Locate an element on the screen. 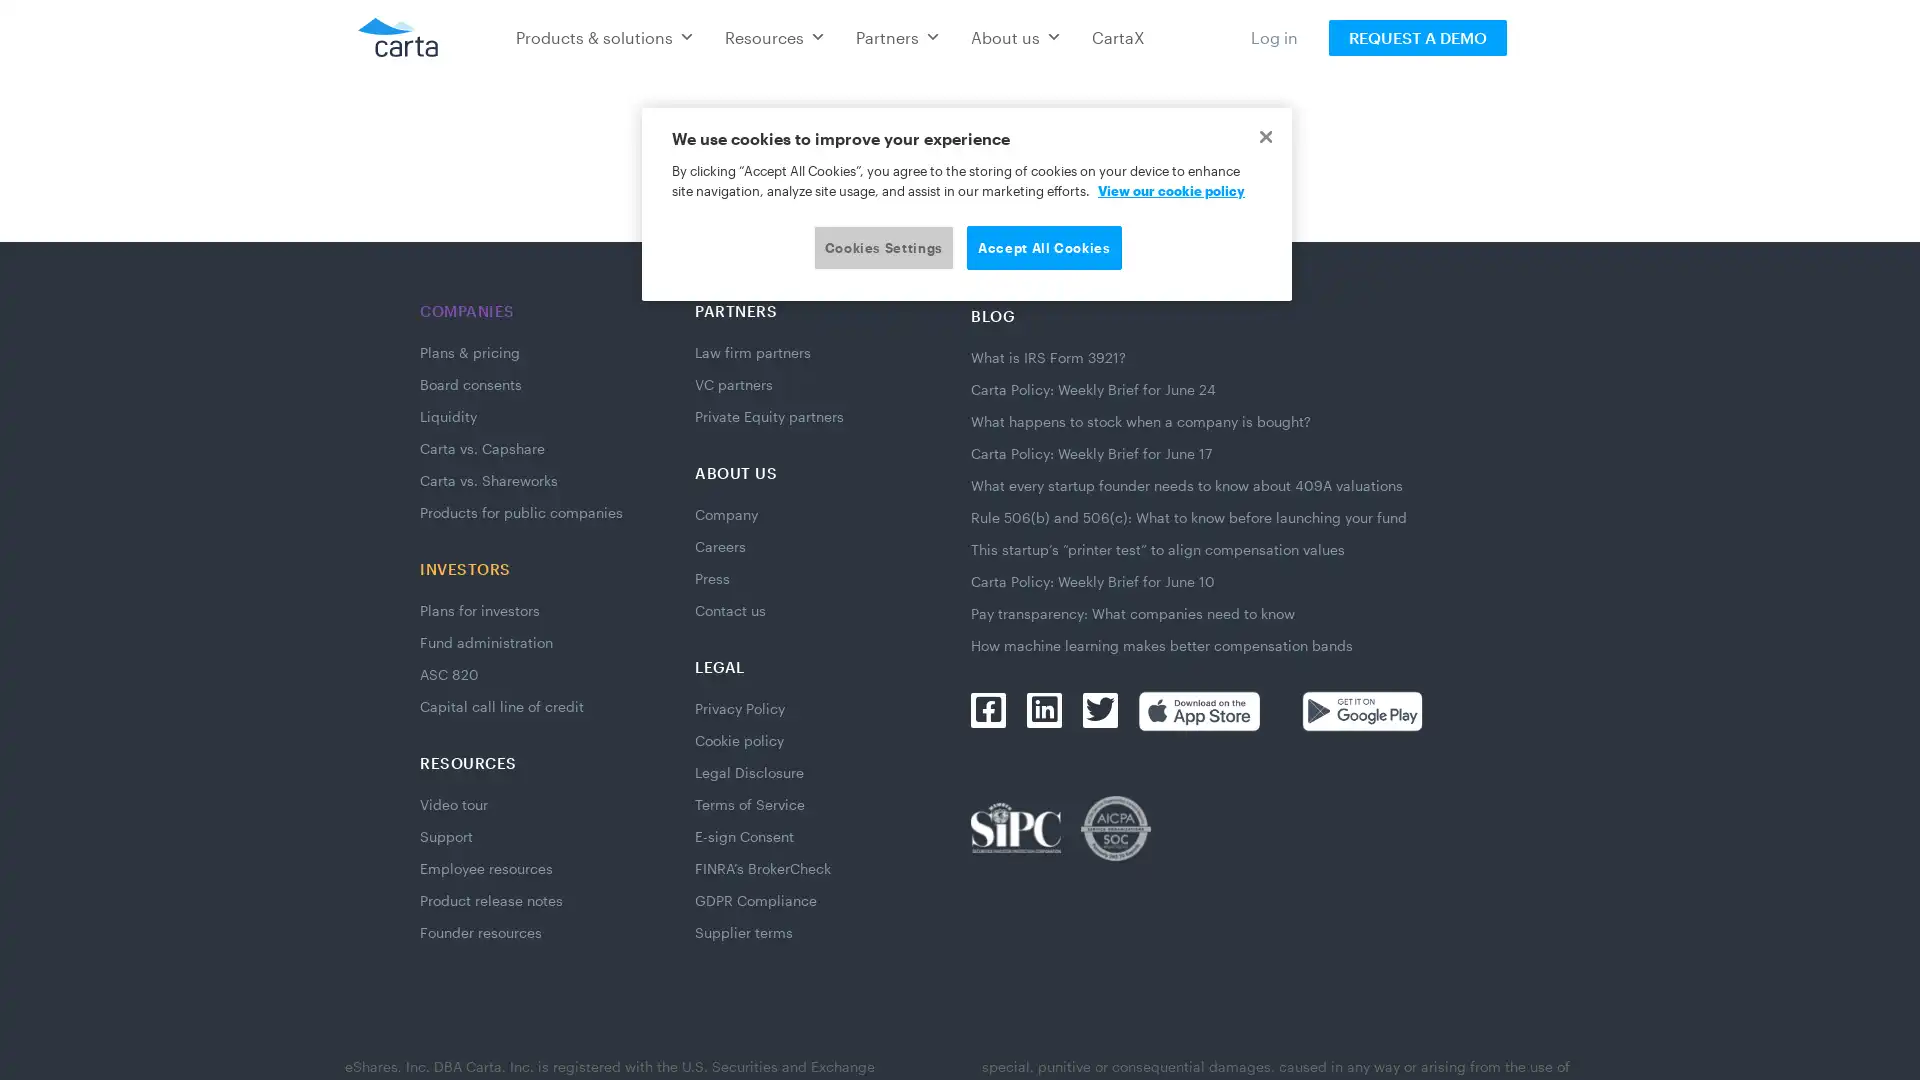  Cookies Settings is located at coordinates (882, 246).